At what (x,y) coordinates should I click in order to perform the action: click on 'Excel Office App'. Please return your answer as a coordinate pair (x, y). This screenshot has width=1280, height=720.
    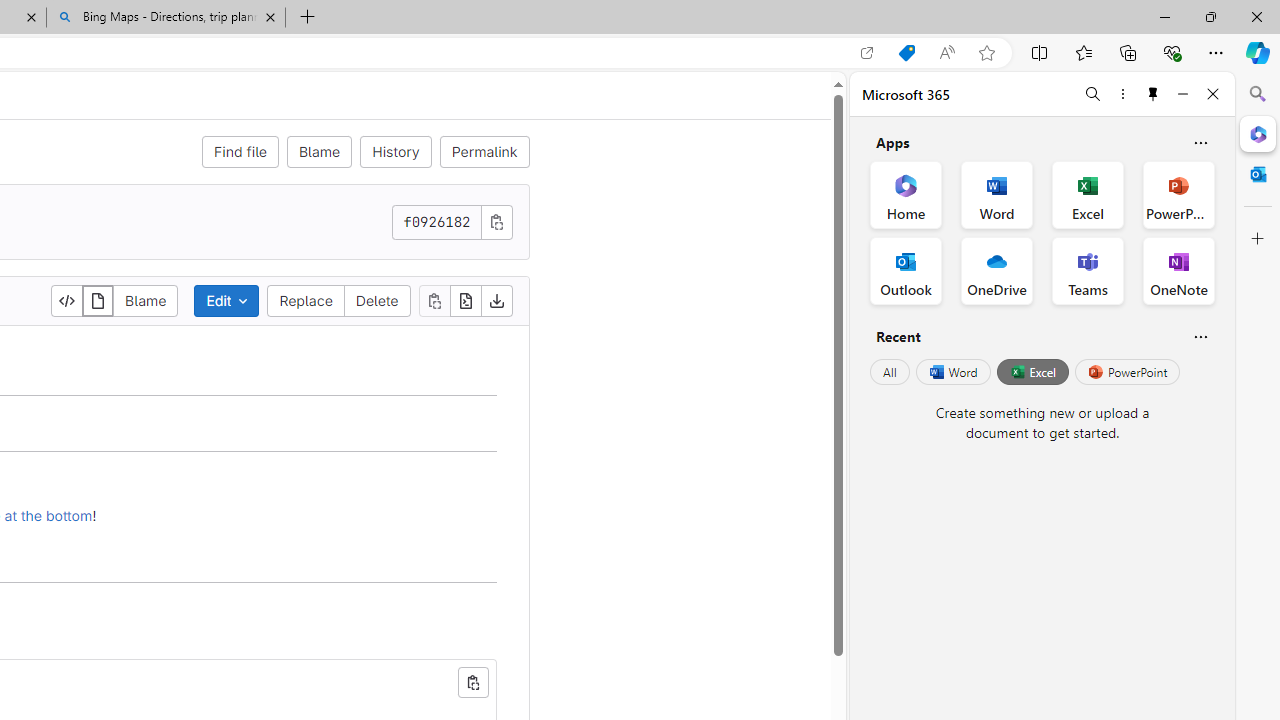
    Looking at the image, I should click on (1087, 195).